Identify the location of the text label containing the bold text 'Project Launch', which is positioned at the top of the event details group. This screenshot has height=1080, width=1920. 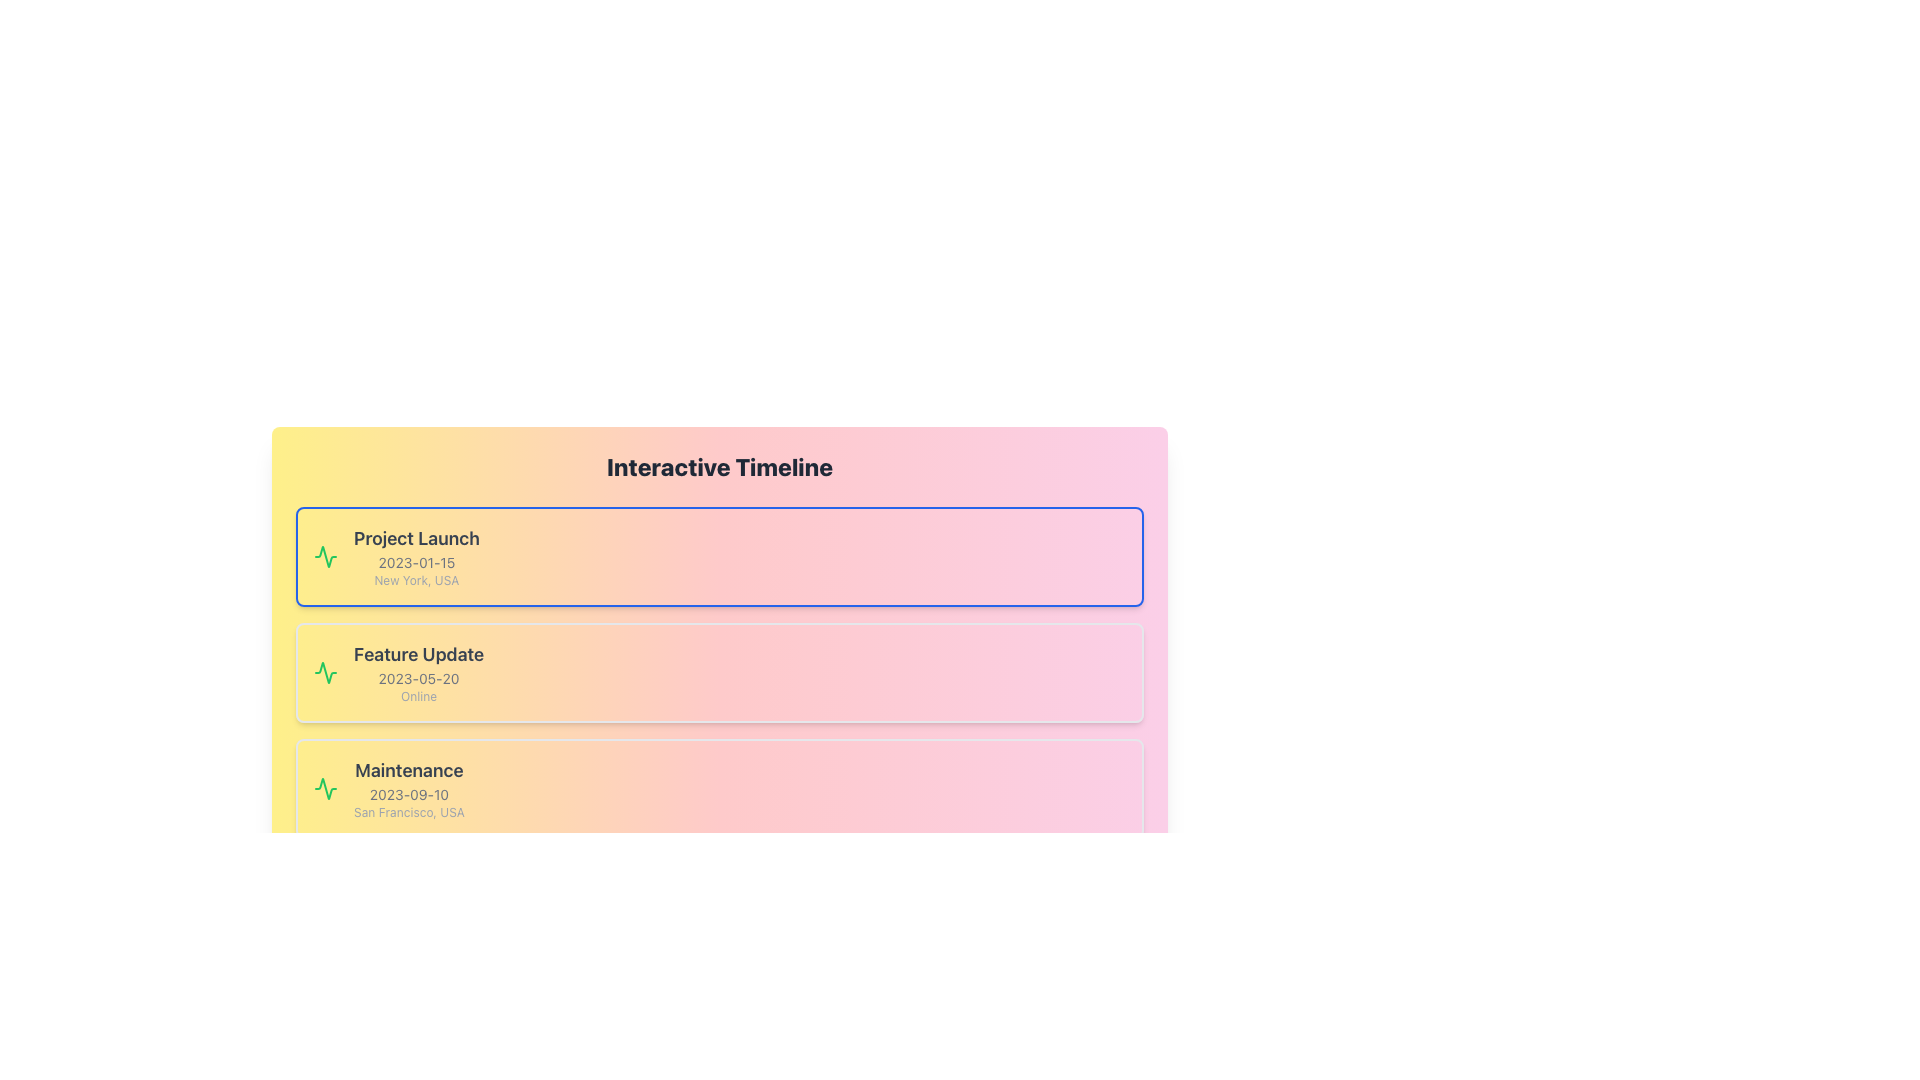
(416, 538).